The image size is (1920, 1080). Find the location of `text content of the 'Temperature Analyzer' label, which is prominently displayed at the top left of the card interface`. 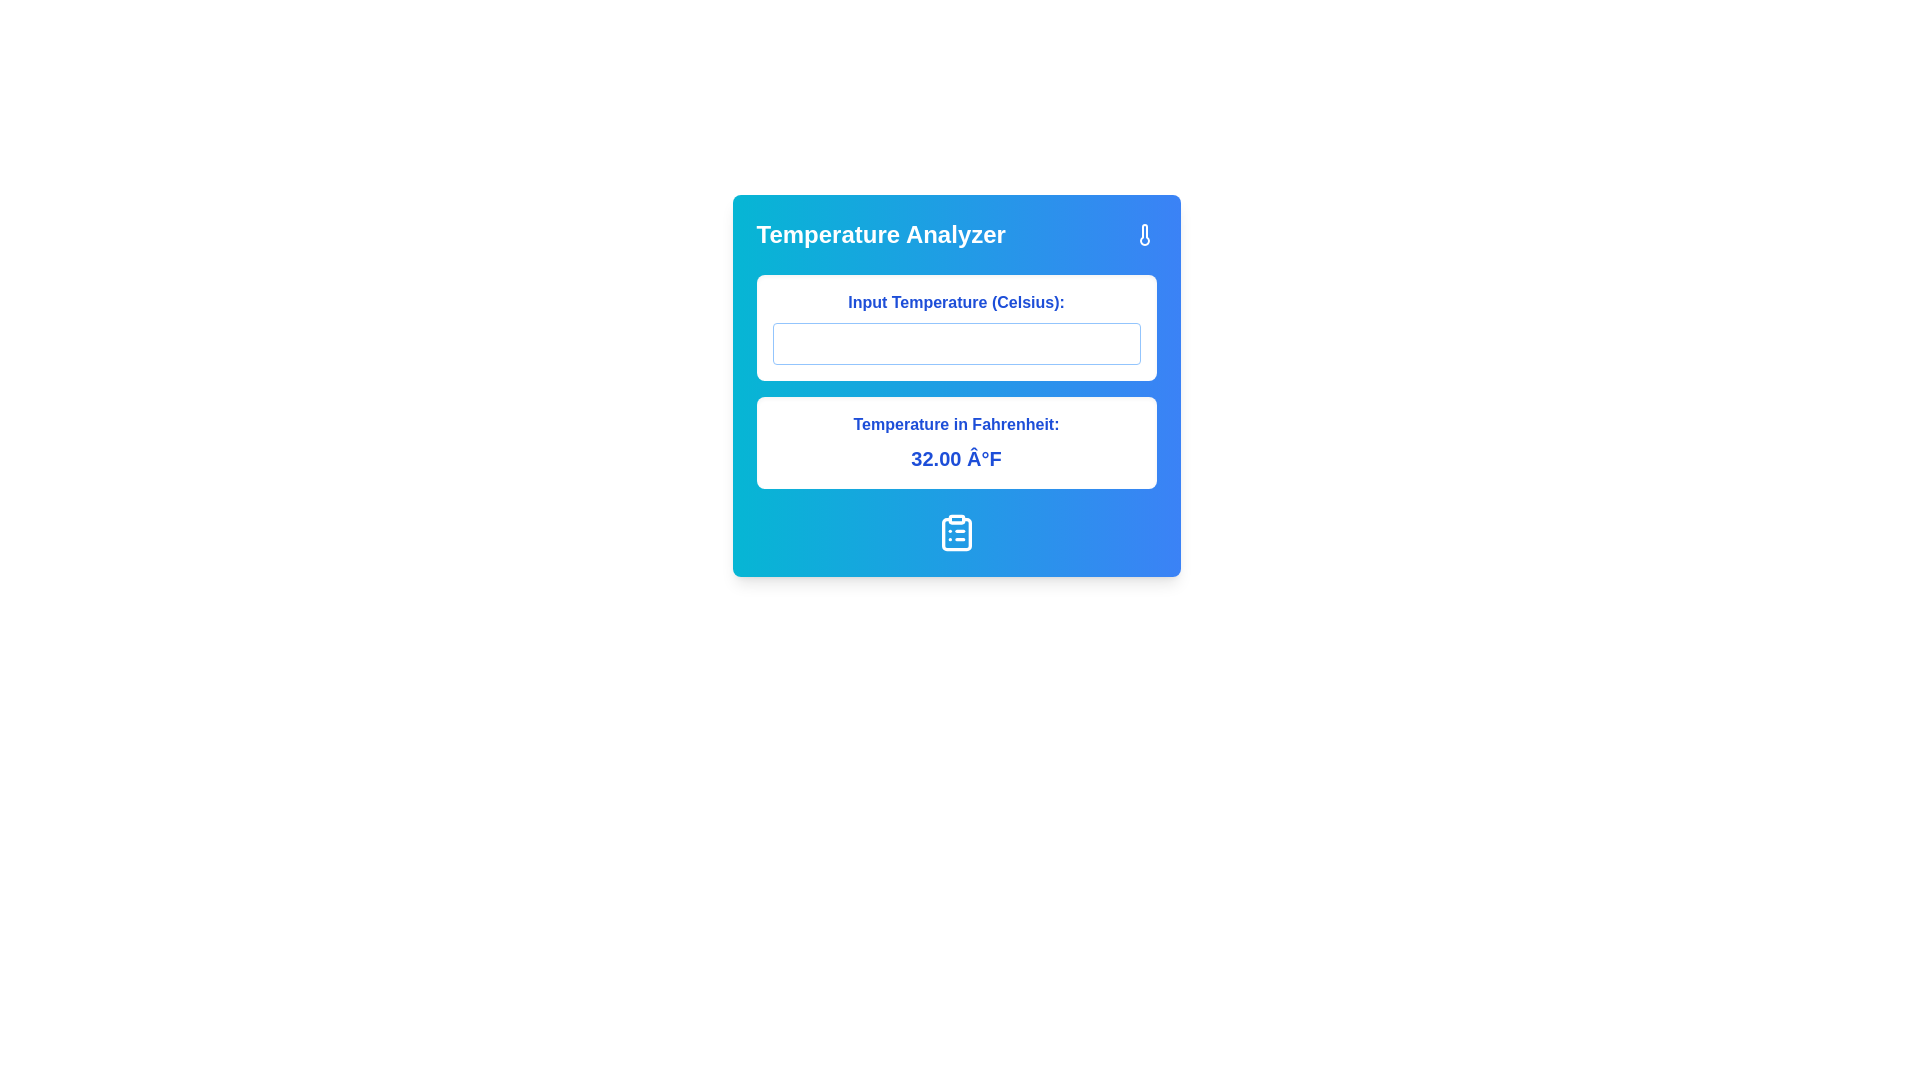

text content of the 'Temperature Analyzer' label, which is prominently displayed at the top left of the card interface is located at coordinates (880, 234).